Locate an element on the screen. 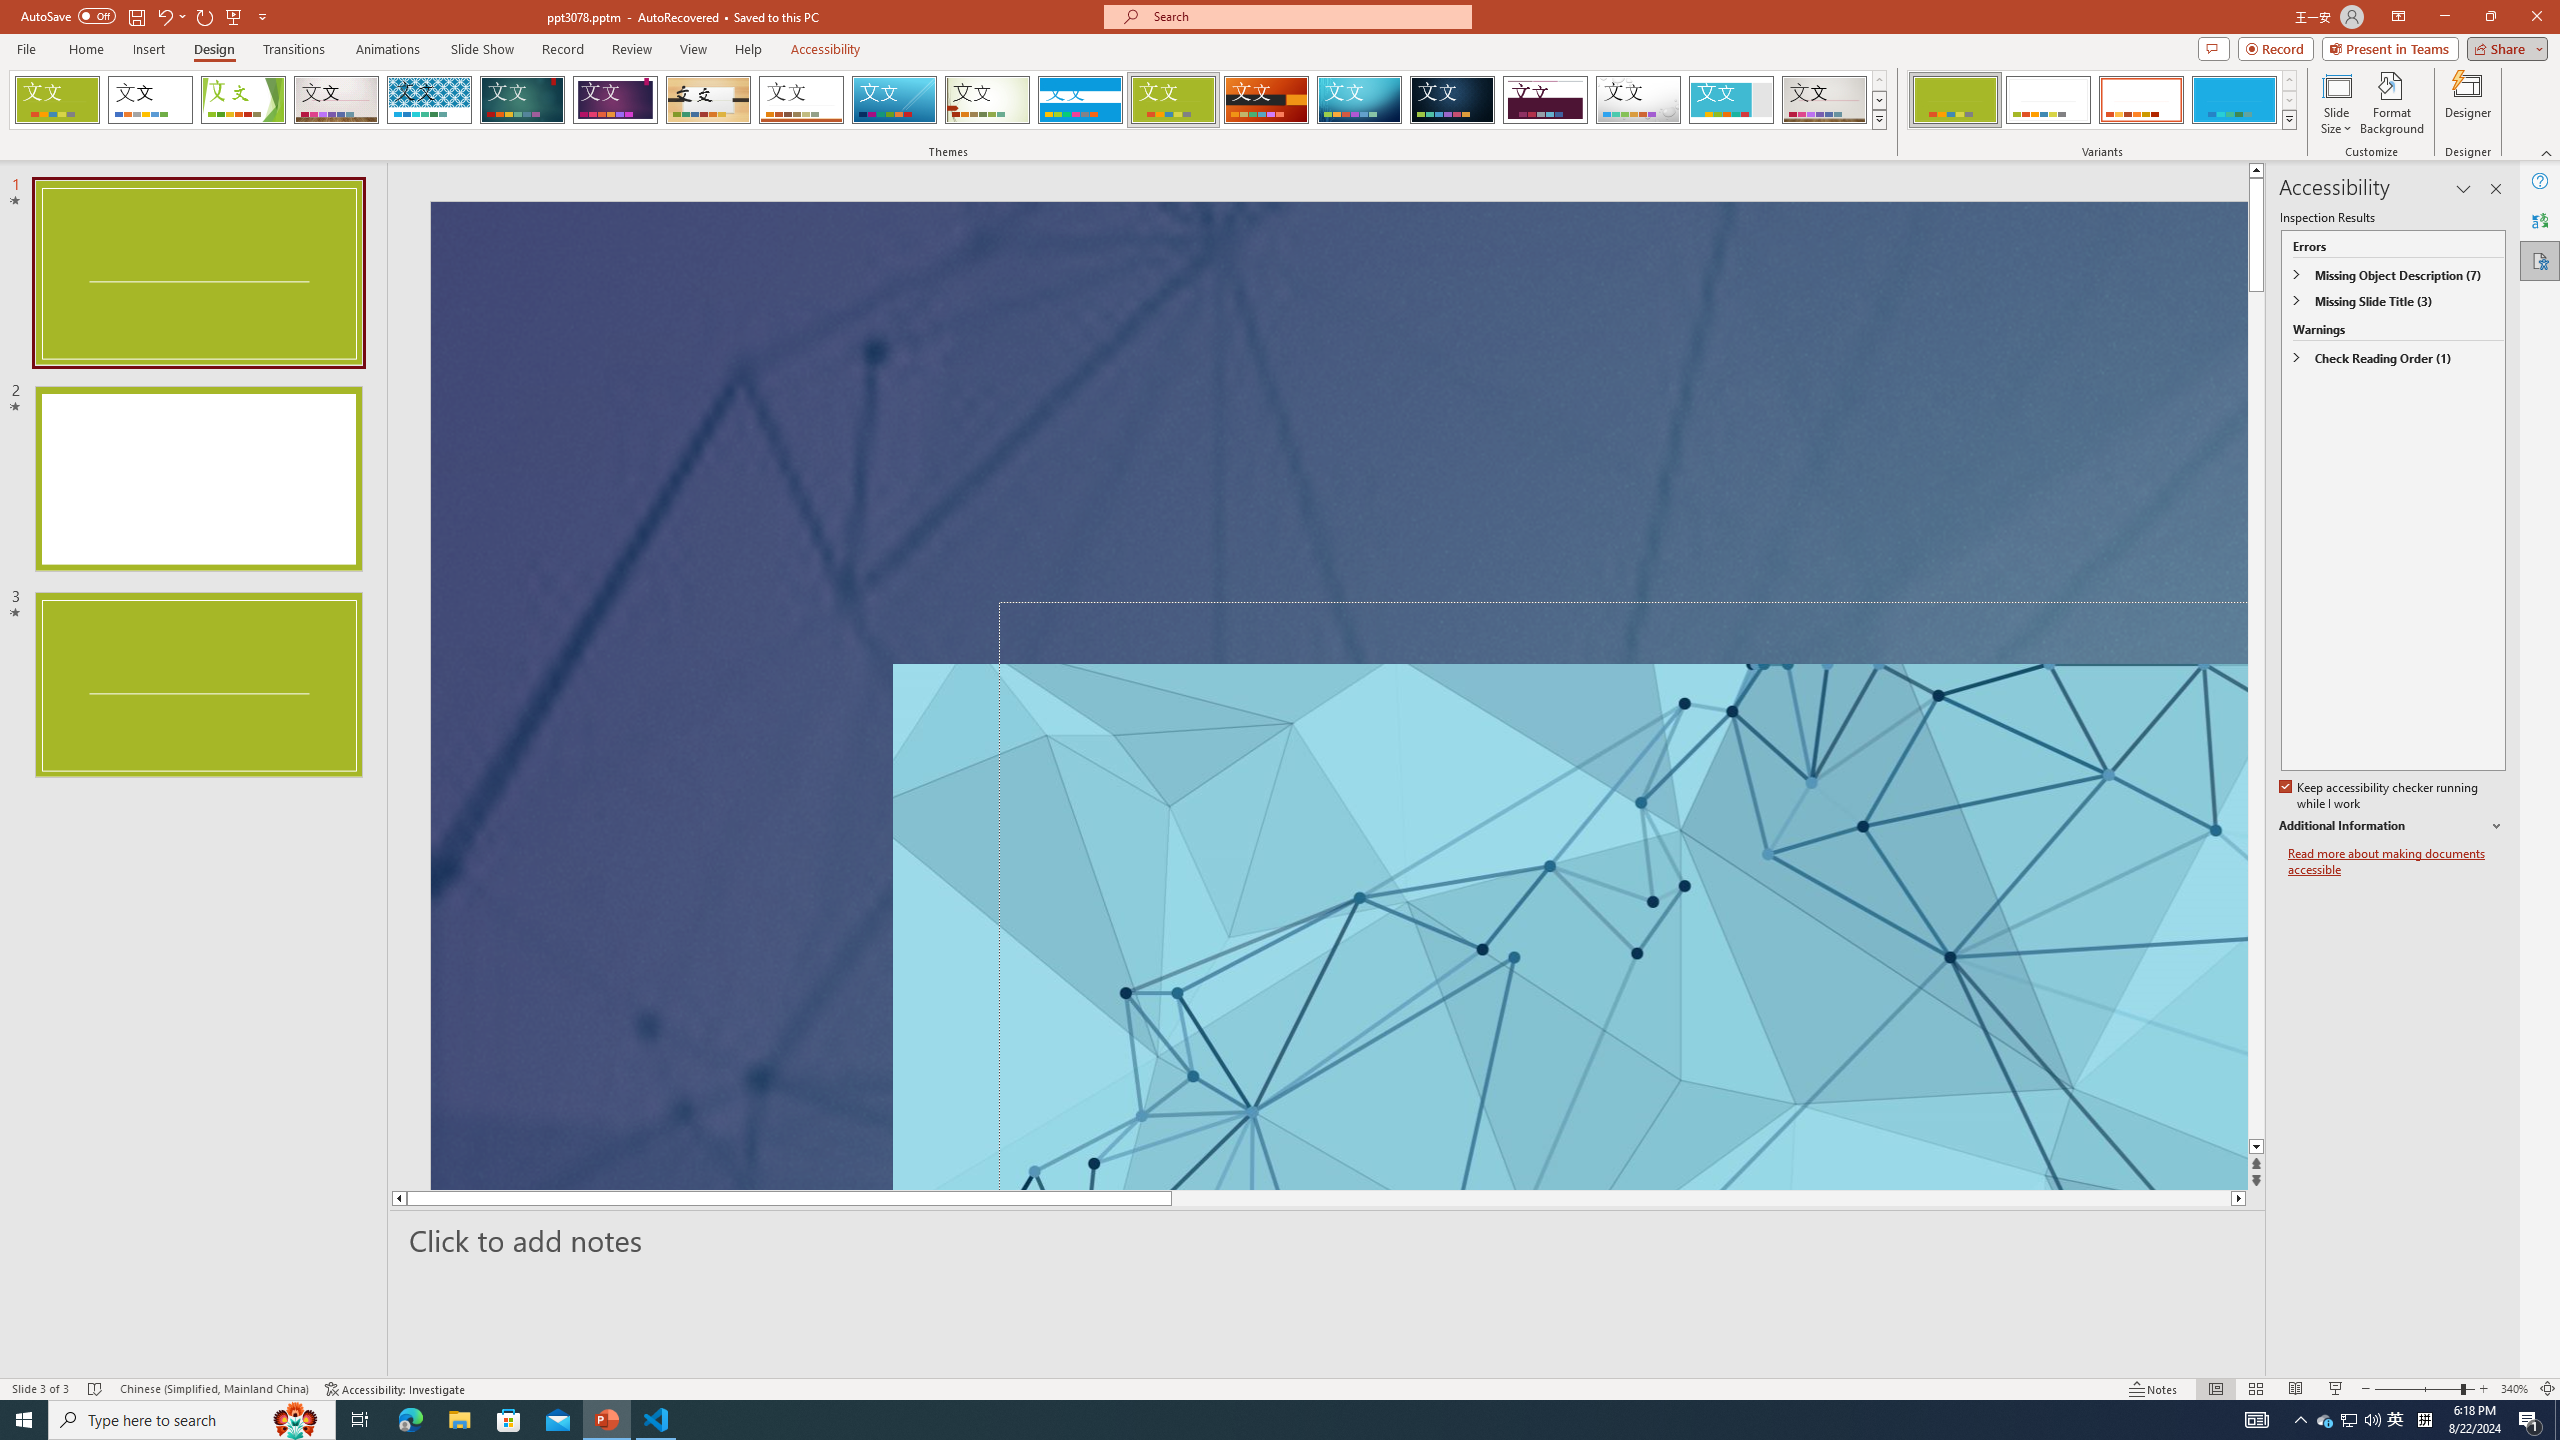  'Read more about making documents accessible' is located at coordinates (2396, 861).